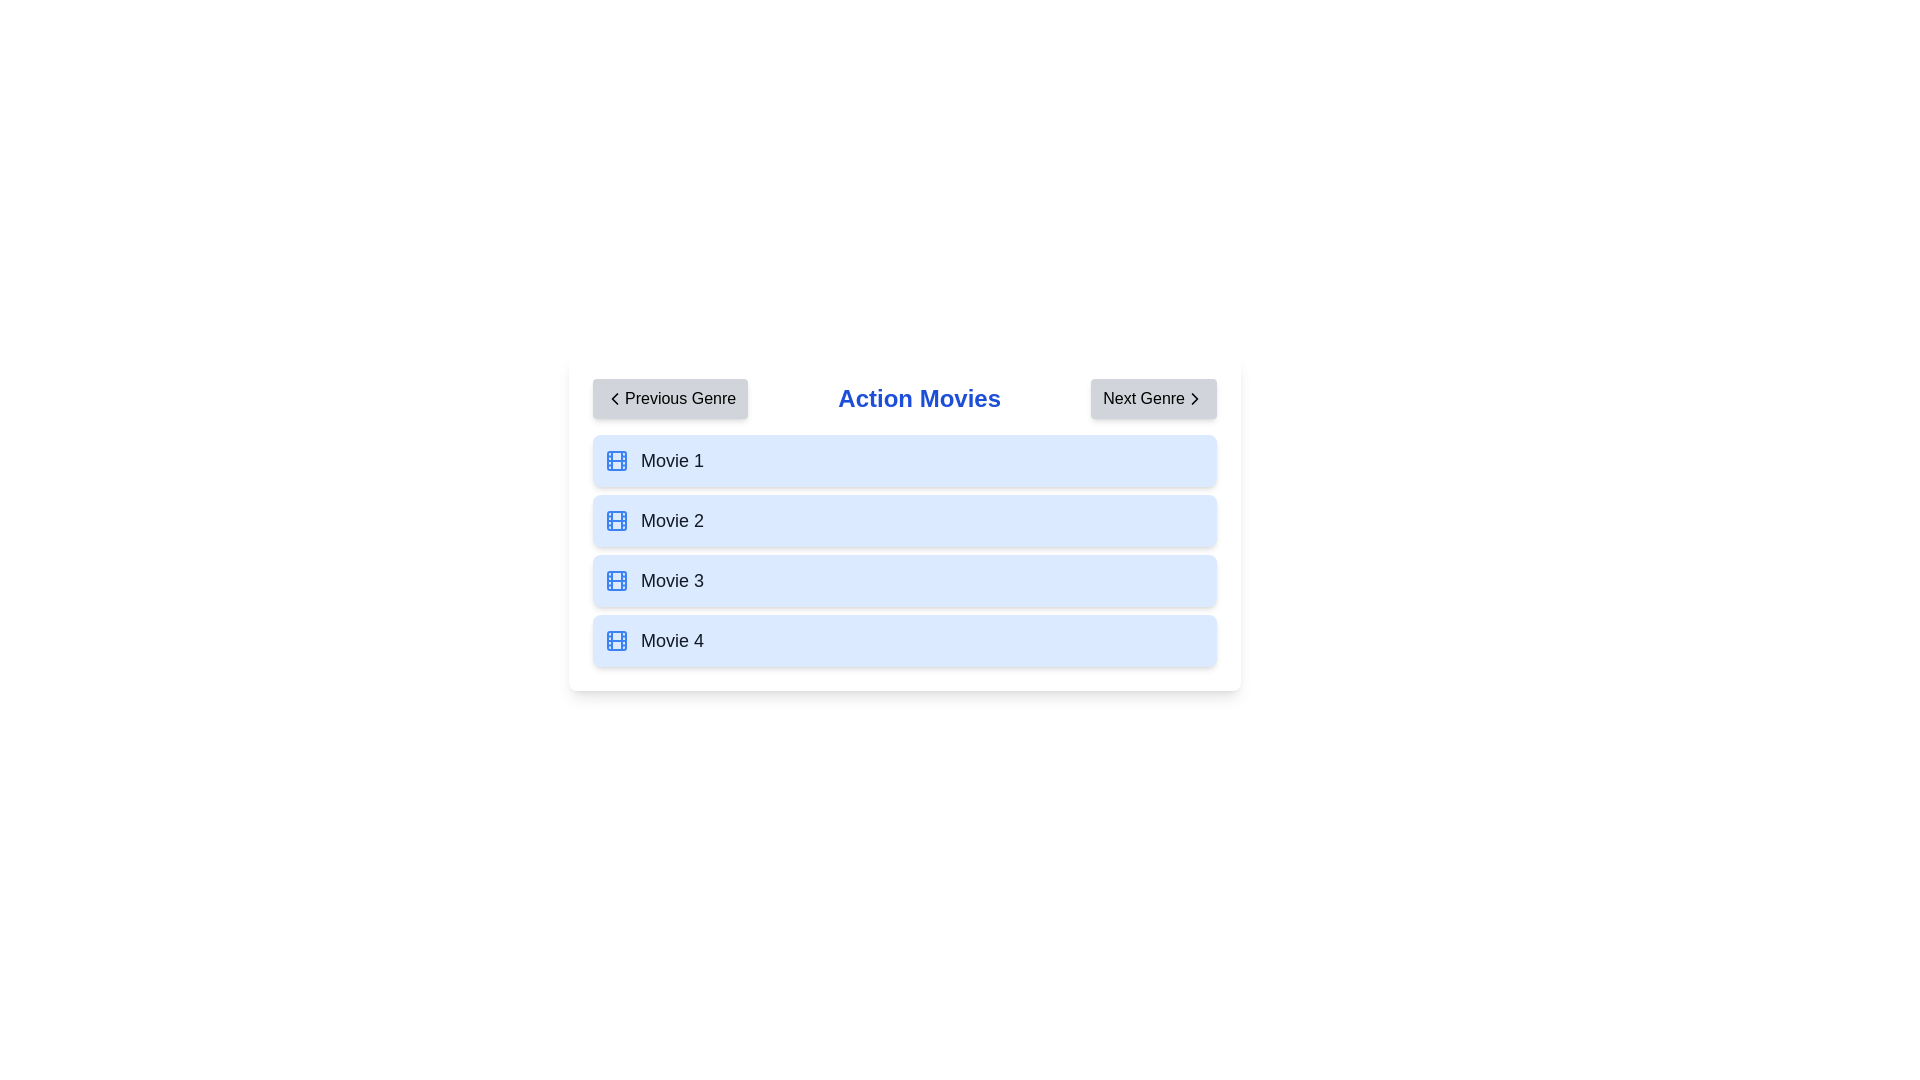  What do you see at coordinates (672, 519) in the screenshot?
I see `the text label displaying 'Movie 2', which is located in the second row of the 'Action Movies' list, beneath 'Movie 1'` at bounding box center [672, 519].